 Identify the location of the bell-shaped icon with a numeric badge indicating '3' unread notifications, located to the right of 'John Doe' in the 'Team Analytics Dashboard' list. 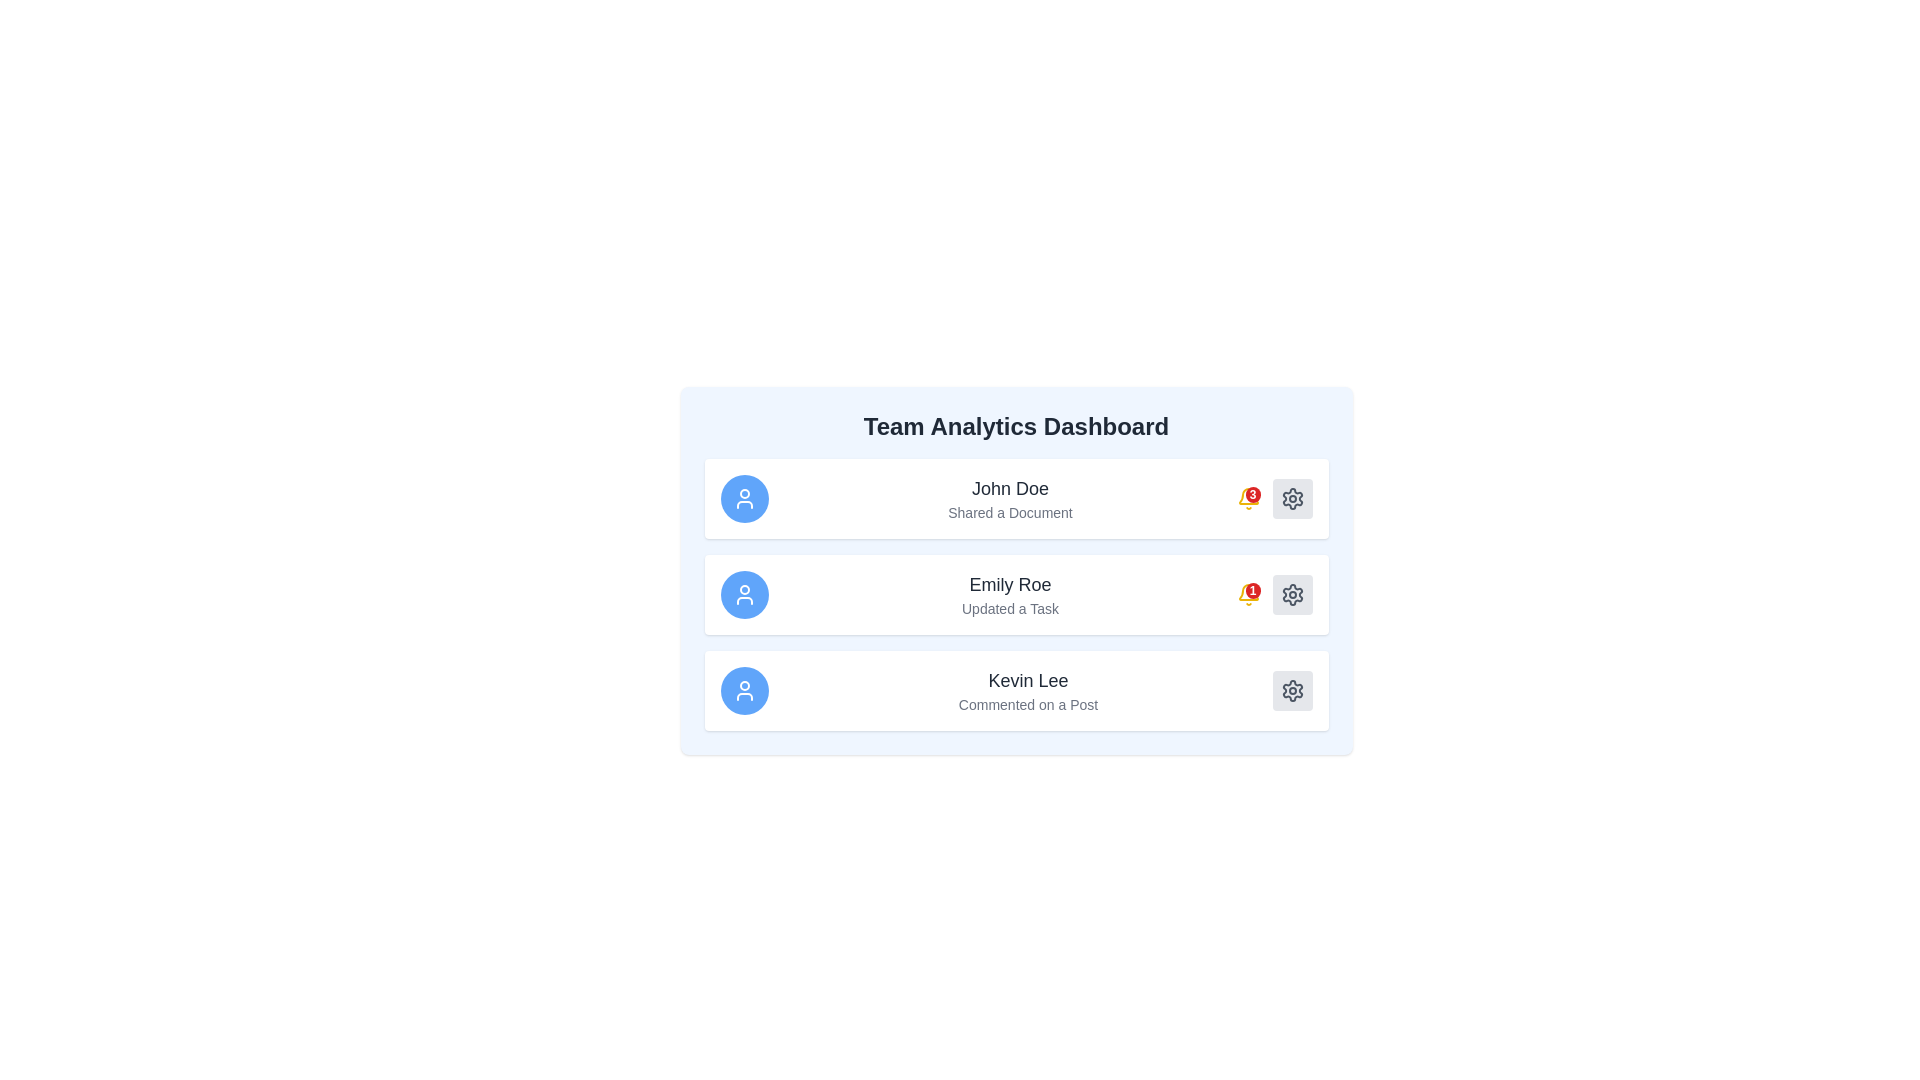
(1247, 495).